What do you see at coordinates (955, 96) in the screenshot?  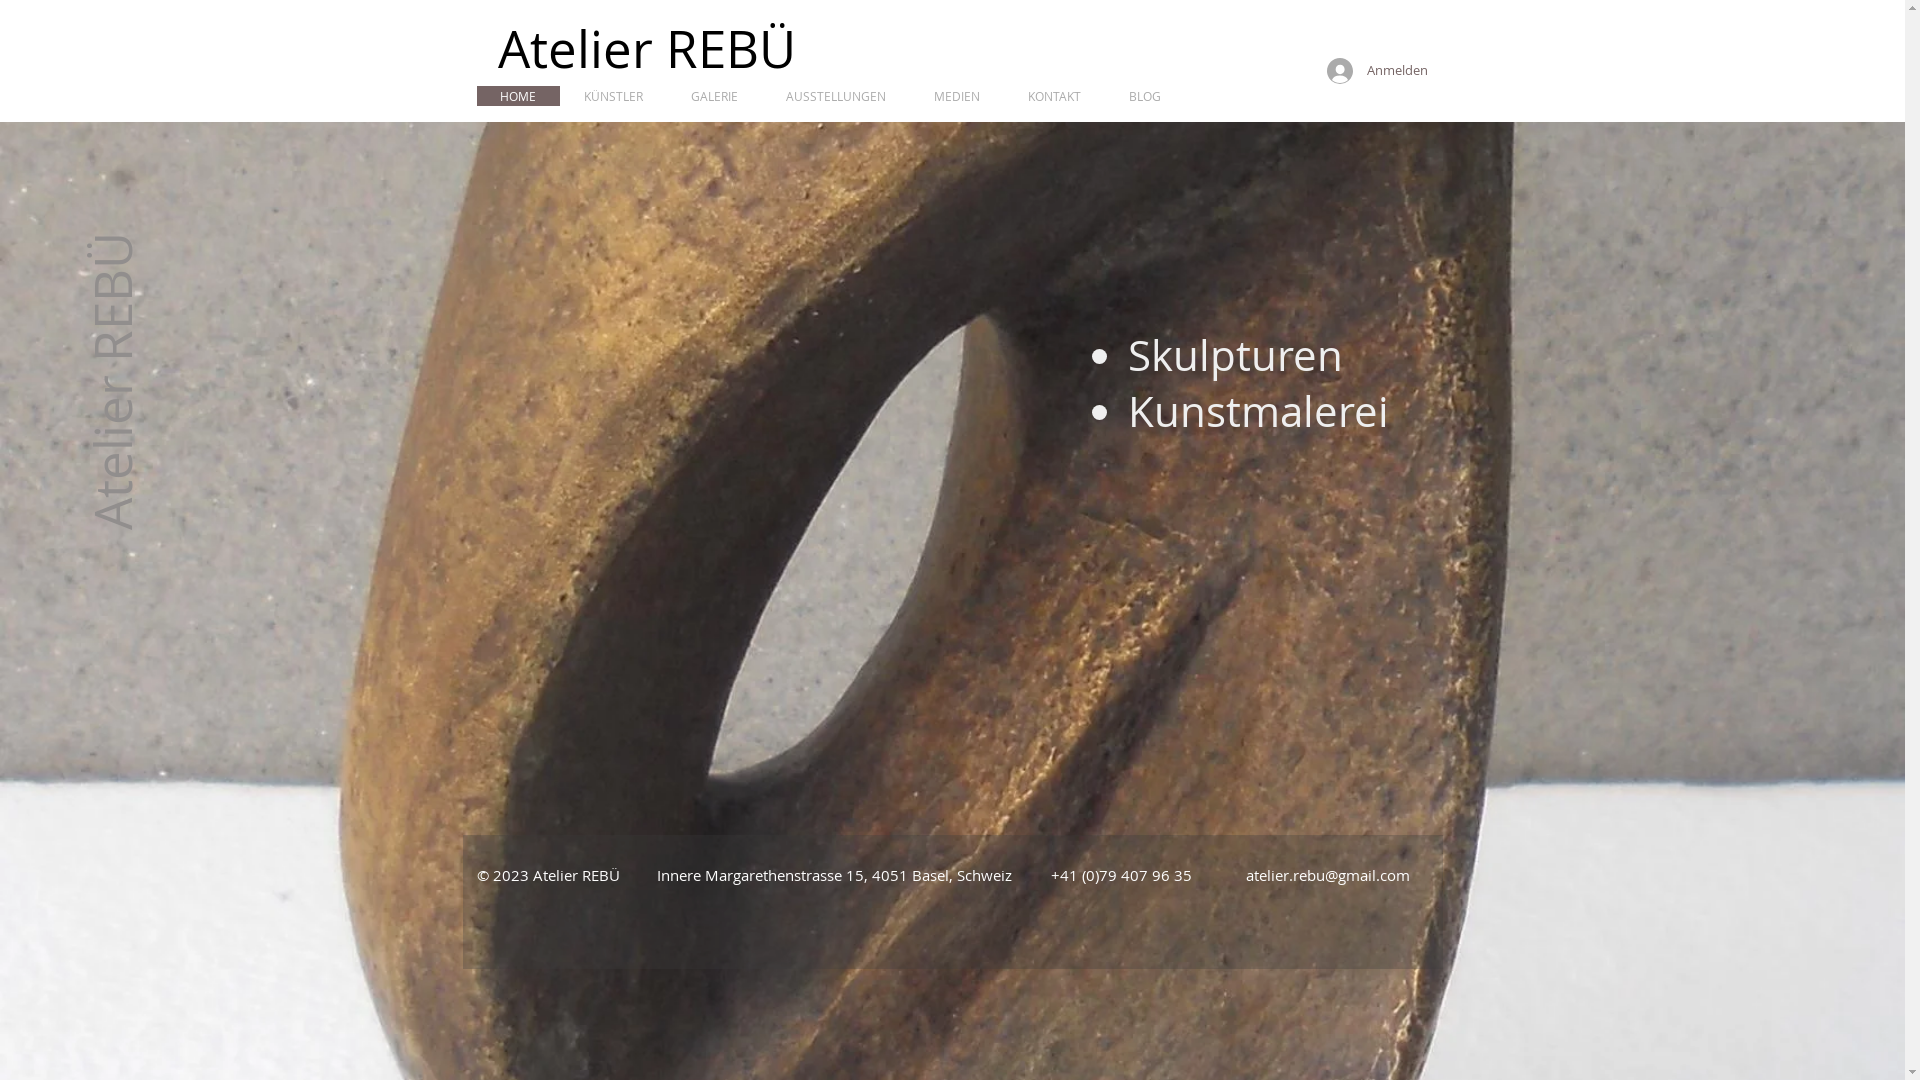 I see `'MEDIEN'` at bounding box center [955, 96].